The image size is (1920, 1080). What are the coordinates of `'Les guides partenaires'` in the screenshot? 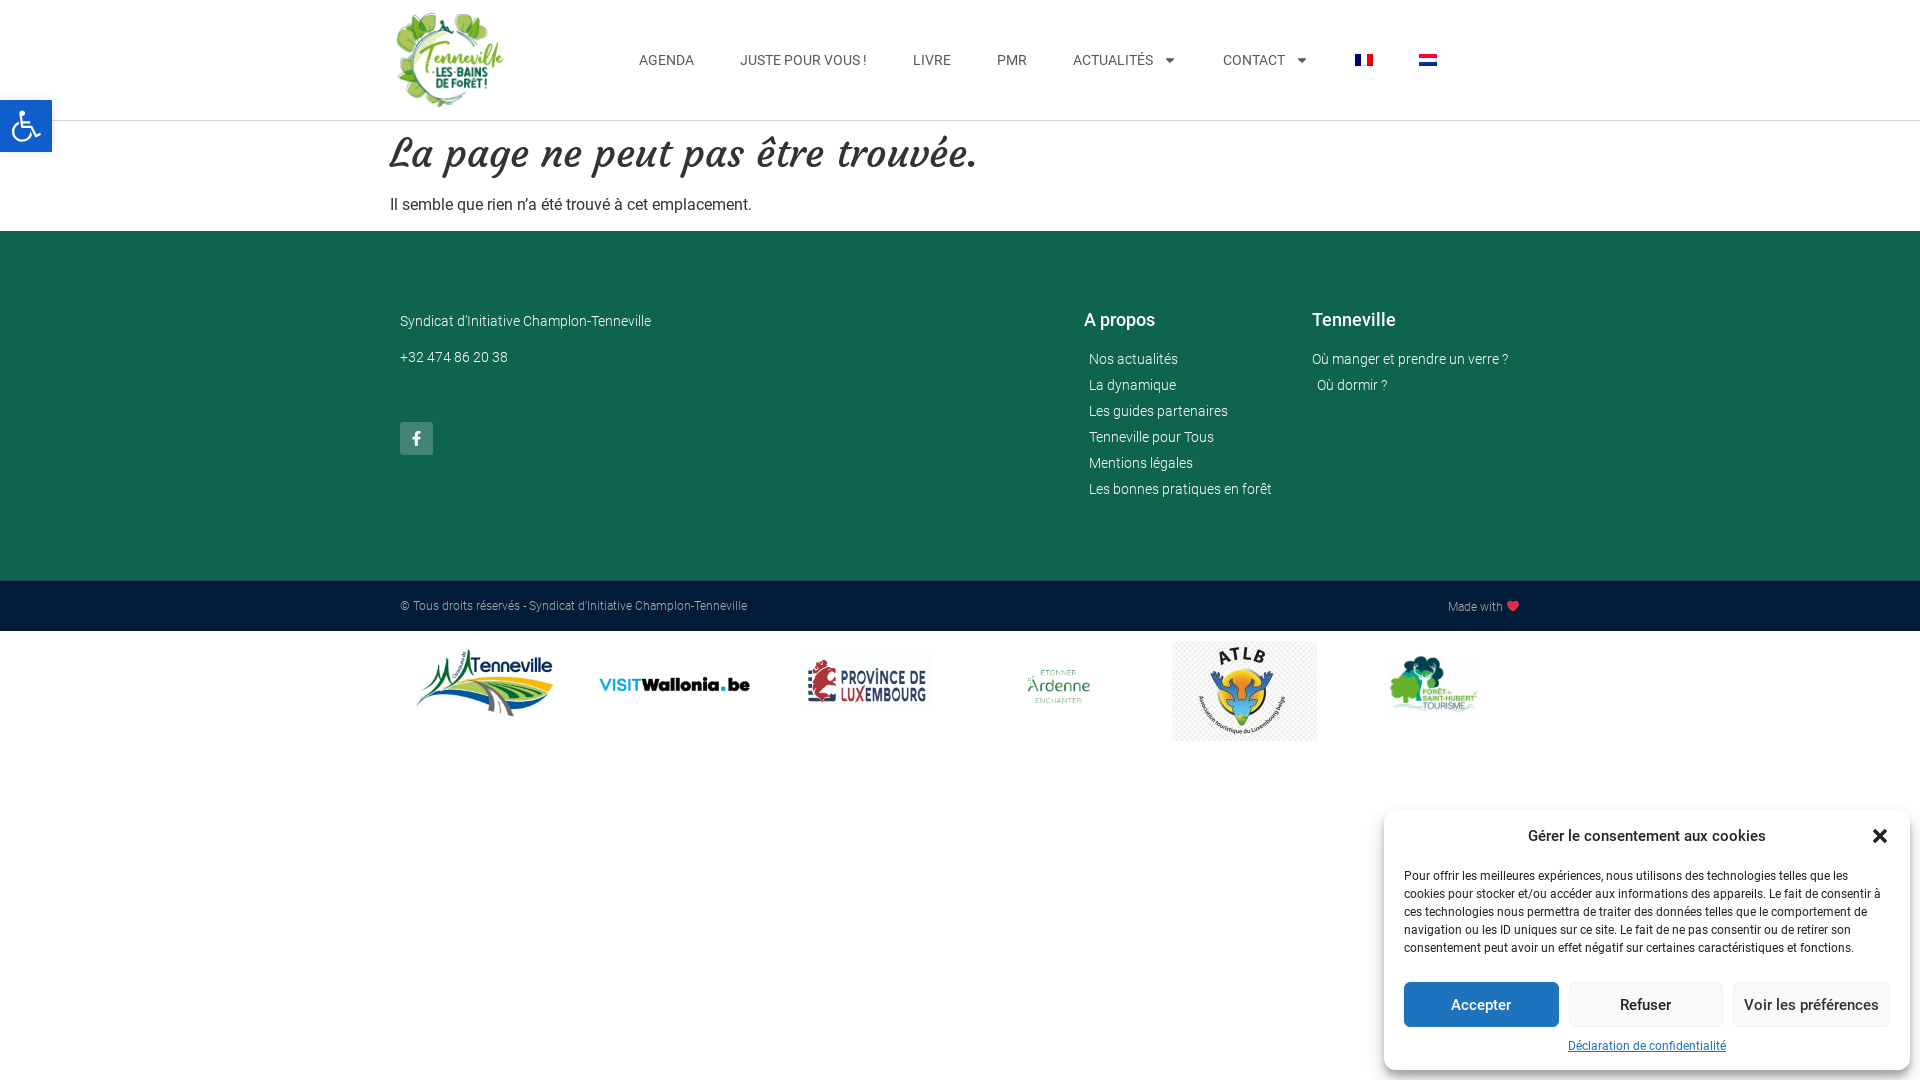 It's located at (1188, 410).